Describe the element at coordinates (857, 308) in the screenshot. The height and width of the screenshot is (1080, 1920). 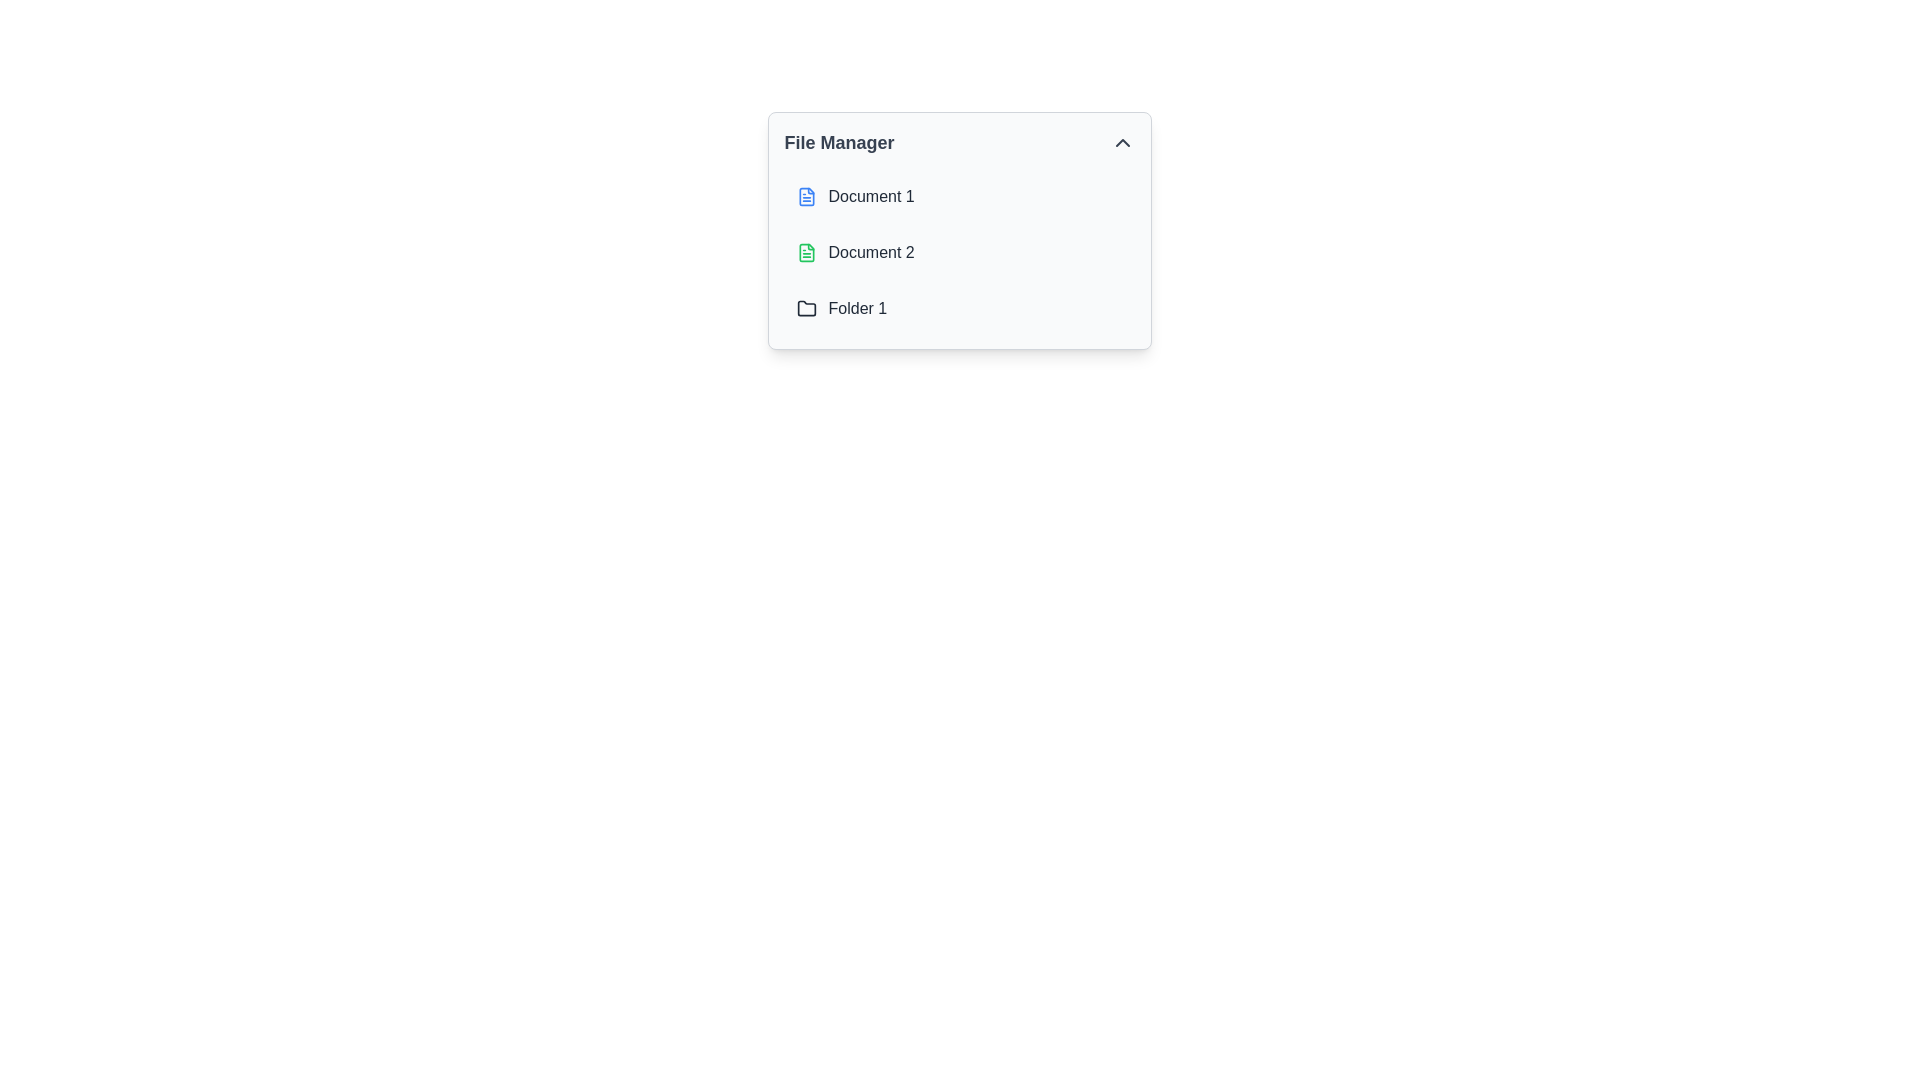
I see `the text label representing the selectable folder named 'Folder 1' in the file manager to potentially view more details` at that location.